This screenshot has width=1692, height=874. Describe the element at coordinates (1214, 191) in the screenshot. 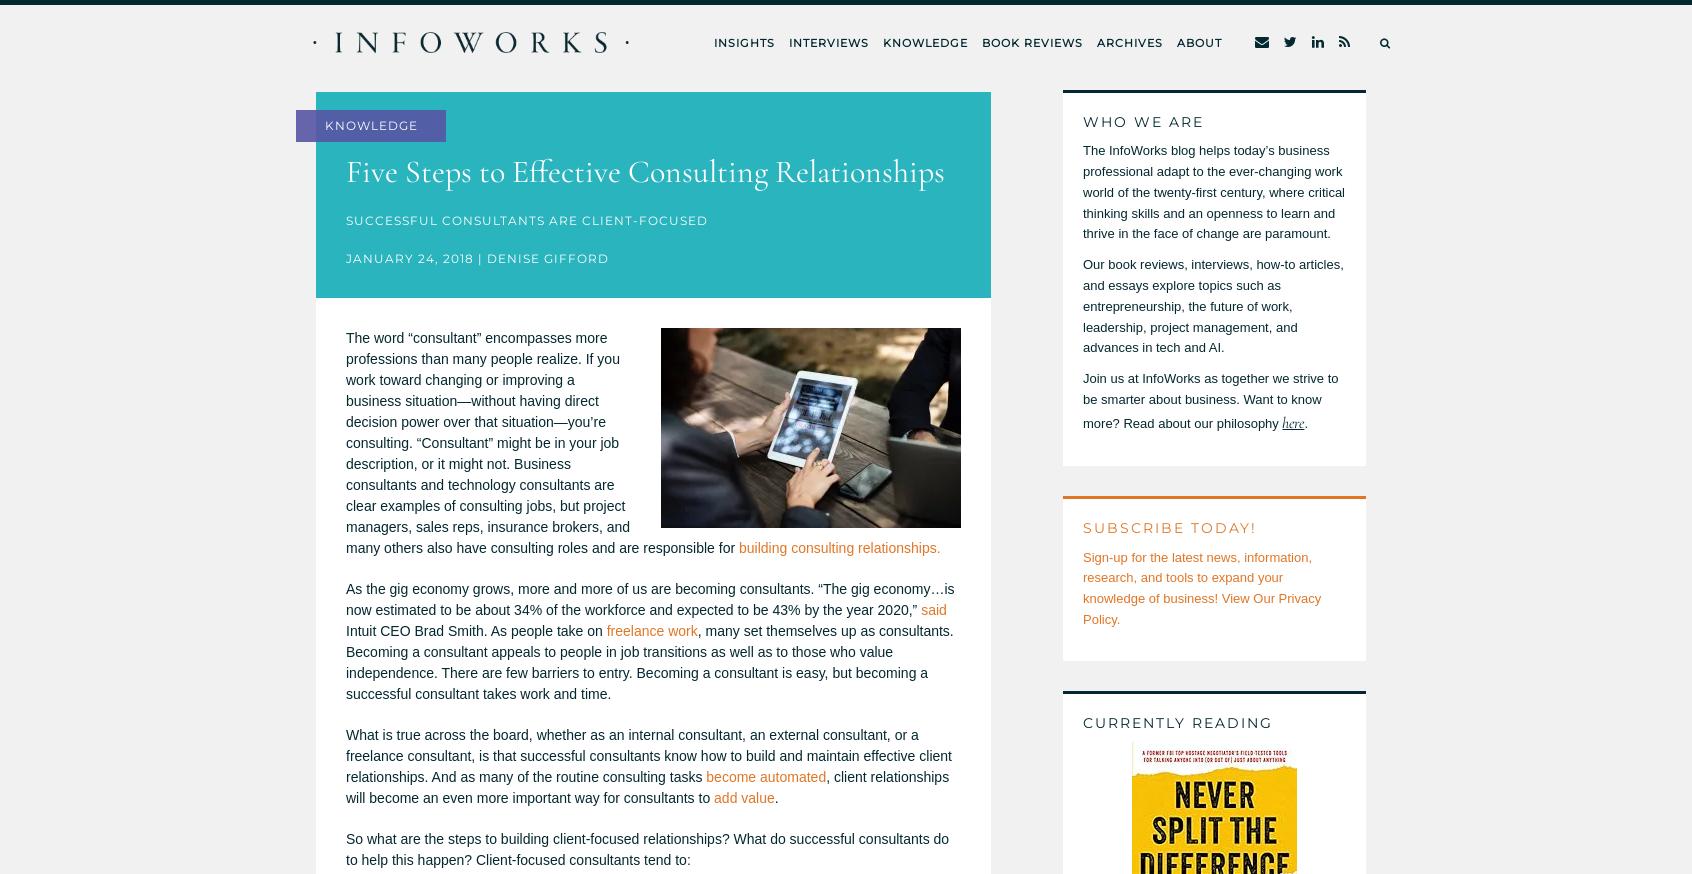

I see `'The InfoWorks blog helps today’s business professional adapt to the ever-changing work world of the twenty-first century, where critical thinking skills and an openness to learn and thrive in the face of change are paramount.'` at that location.